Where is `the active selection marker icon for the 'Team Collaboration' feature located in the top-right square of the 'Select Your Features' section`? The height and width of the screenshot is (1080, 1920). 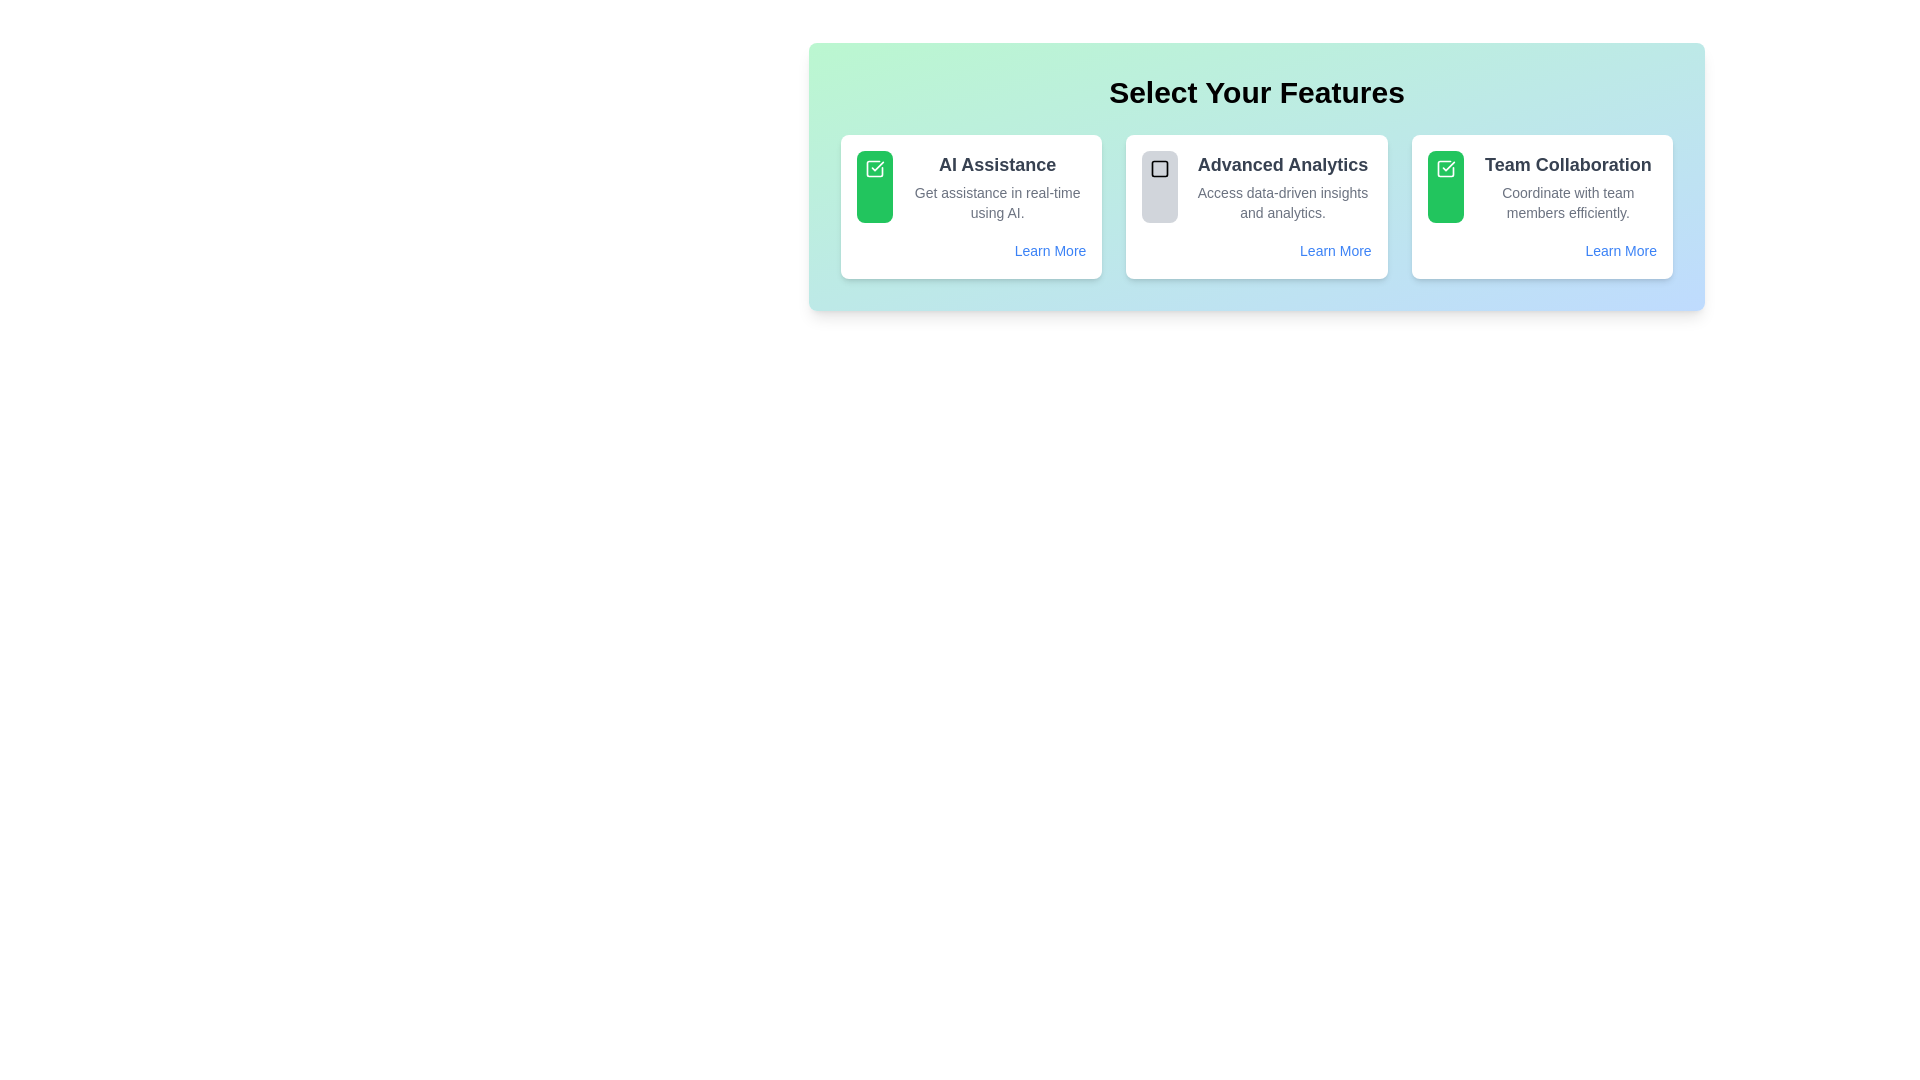
the active selection marker icon for the 'Team Collaboration' feature located in the top-right square of the 'Select Your Features' section is located at coordinates (1445, 168).